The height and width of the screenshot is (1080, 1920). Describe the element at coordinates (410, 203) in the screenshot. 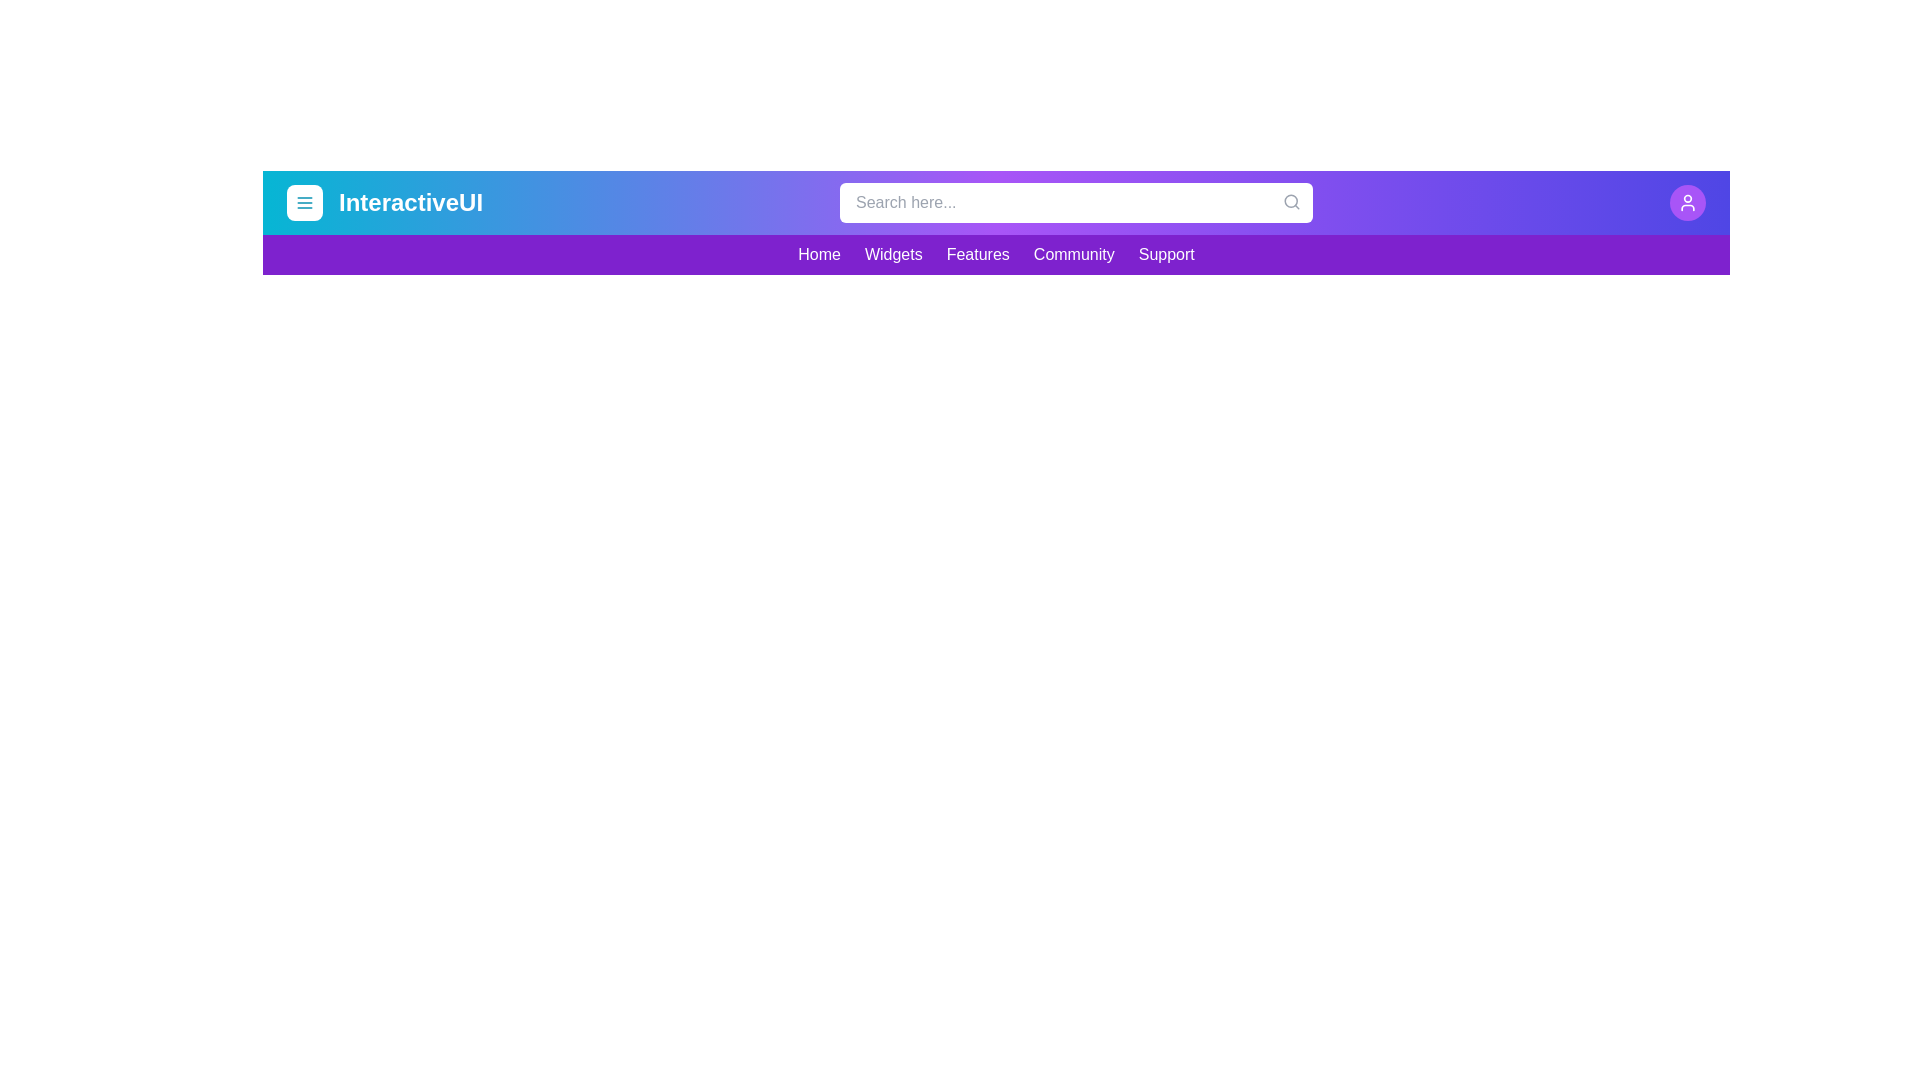

I see `the title text 'InteractiveUI'` at that location.